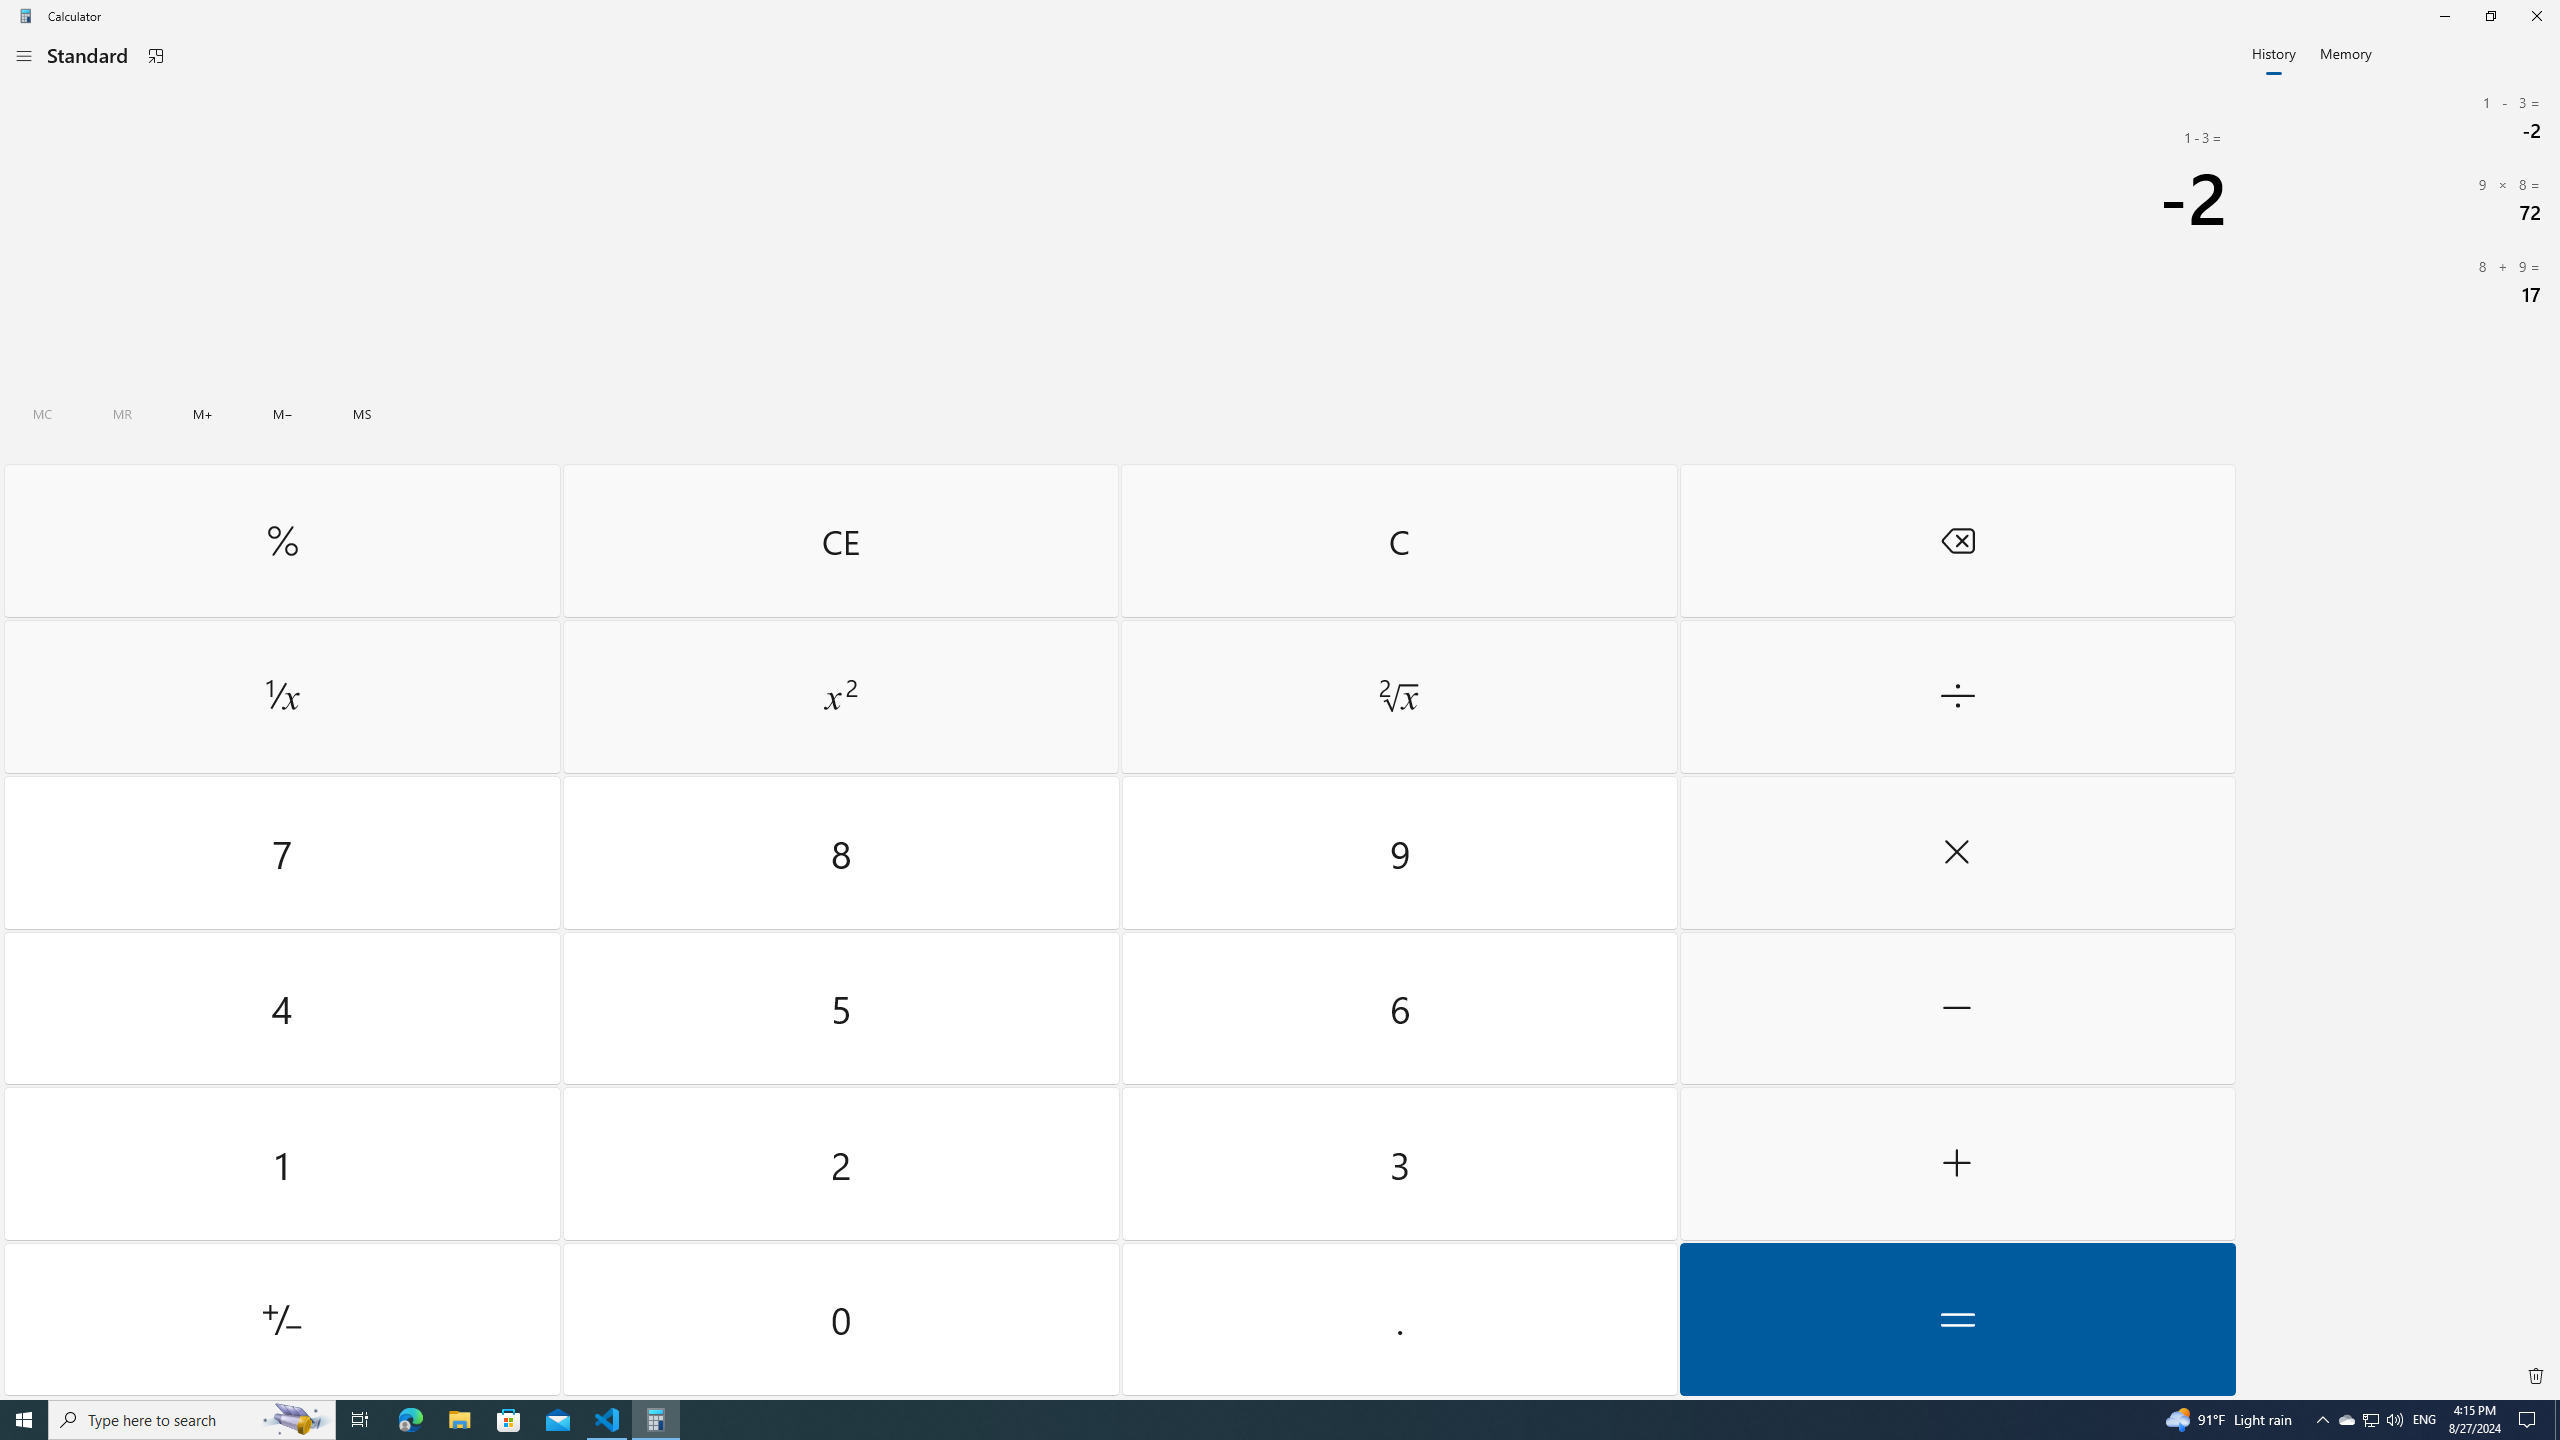 Image resolution: width=2560 pixels, height=1440 pixels. Describe the element at coordinates (42, 413) in the screenshot. I see `'Clear all memory'` at that location.